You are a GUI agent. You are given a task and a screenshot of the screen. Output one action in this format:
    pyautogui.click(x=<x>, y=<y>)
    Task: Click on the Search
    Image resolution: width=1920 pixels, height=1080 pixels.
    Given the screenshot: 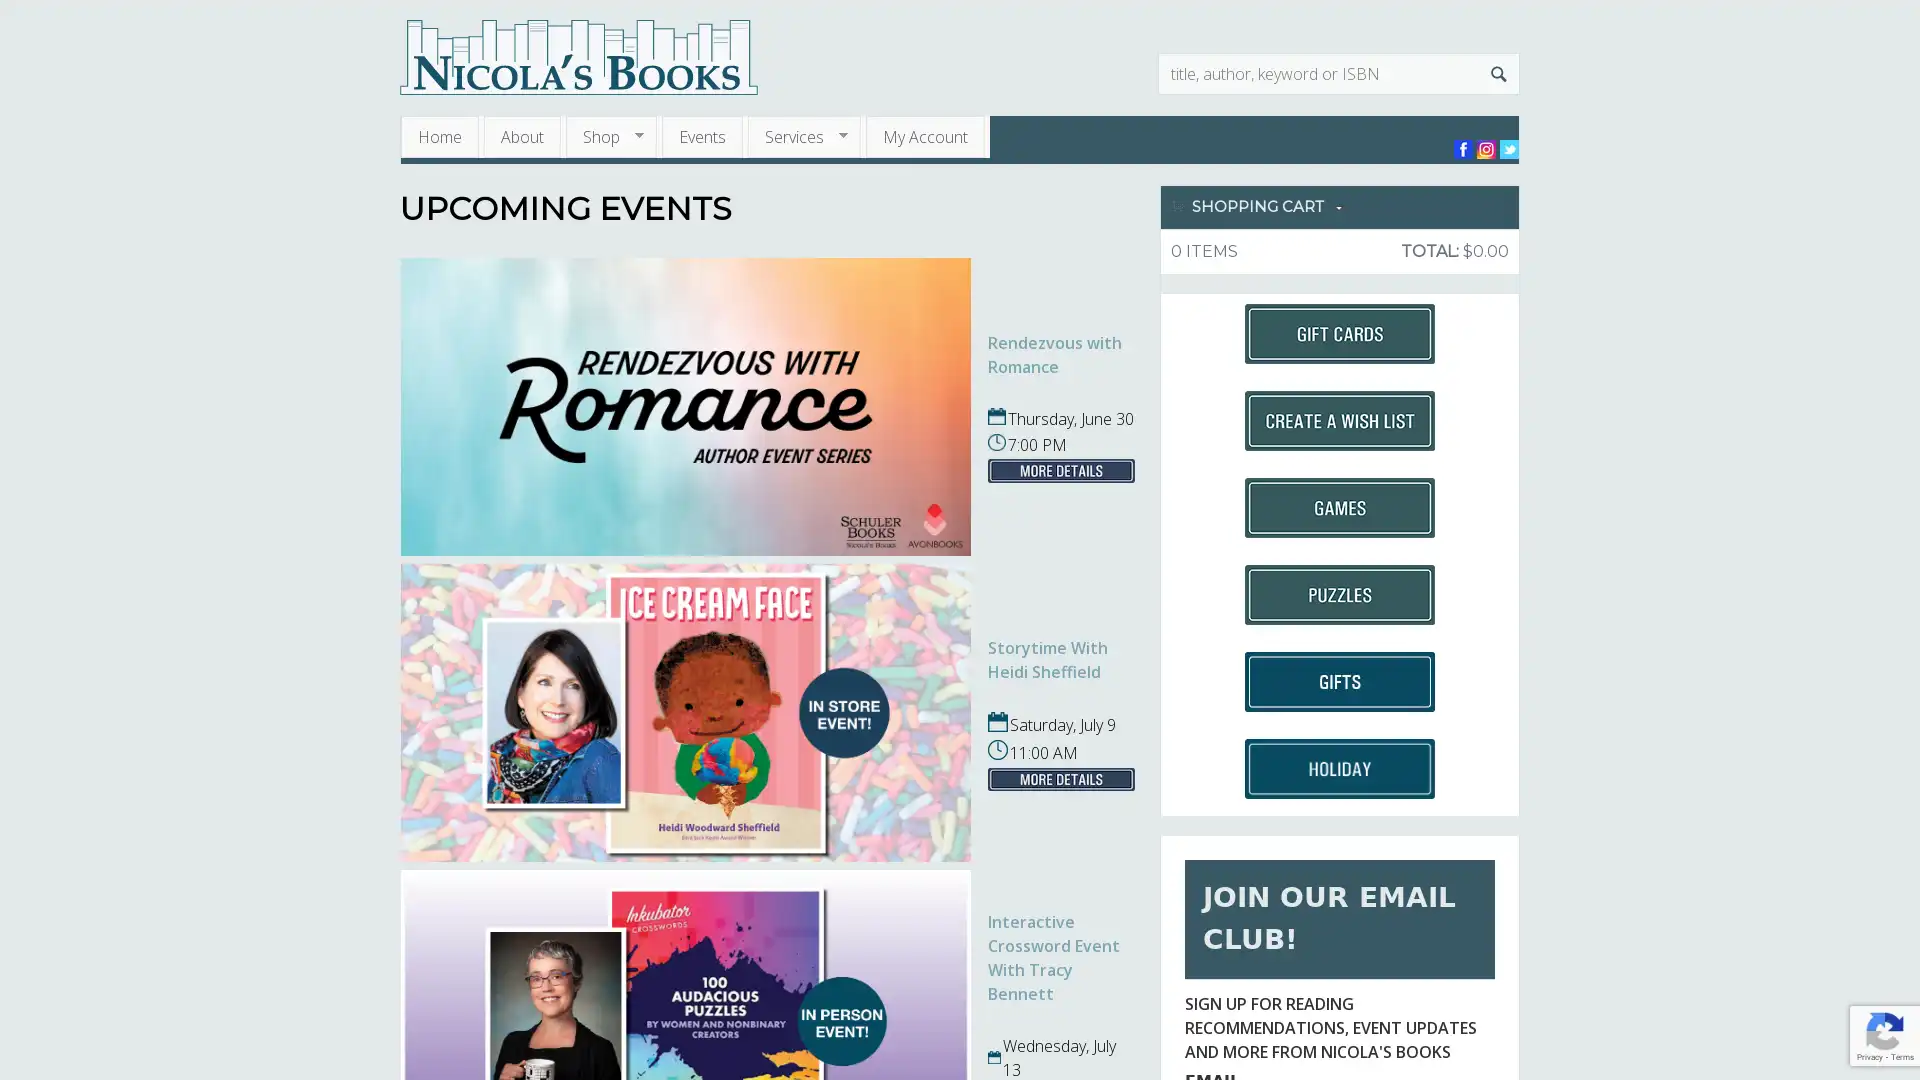 What is the action you would take?
    pyautogui.click(x=1498, y=72)
    